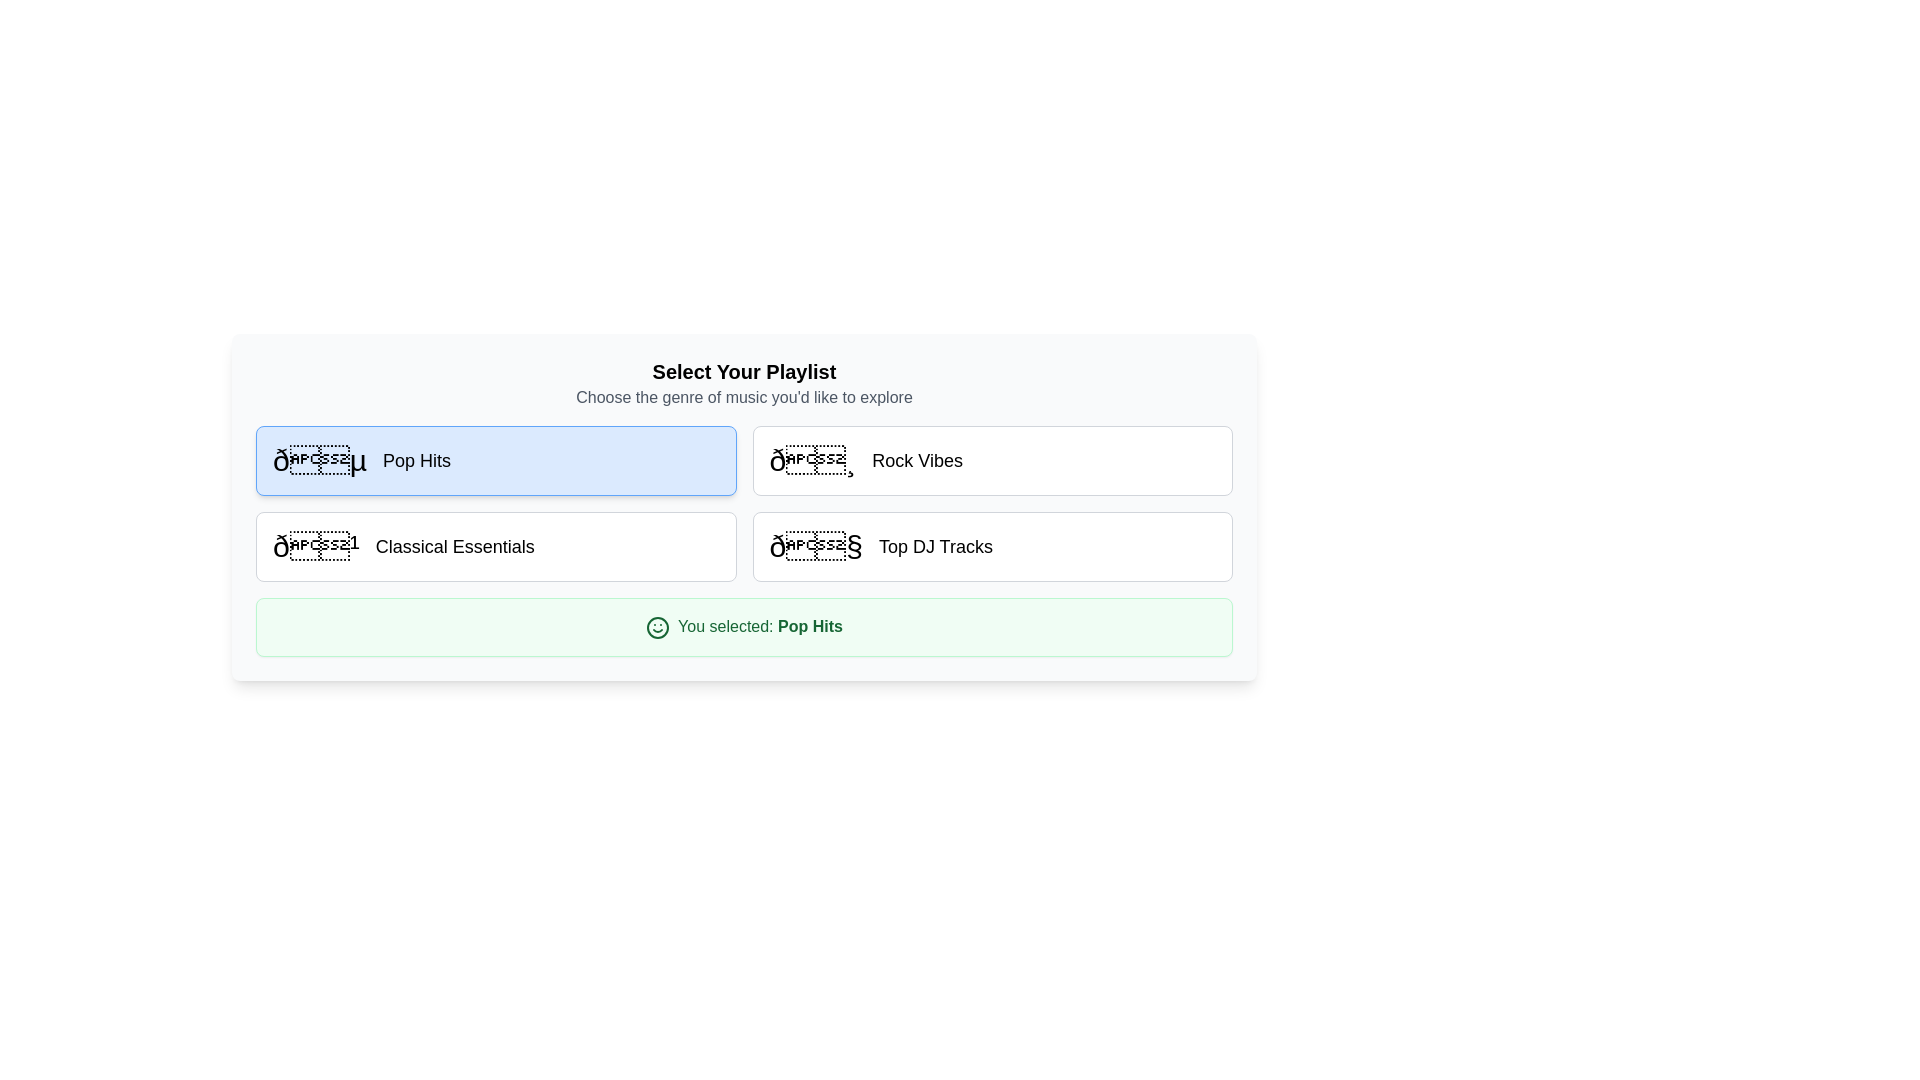 The width and height of the screenshot is (1920, 1080). Describe the element at coordinates (657, 626) in the screenshot. I see `the confirmation icon located in the green notification bar at the bottom of the playlist selection interface, positioned to the left of the text 'You selected: Pop Hits.'` at that location.